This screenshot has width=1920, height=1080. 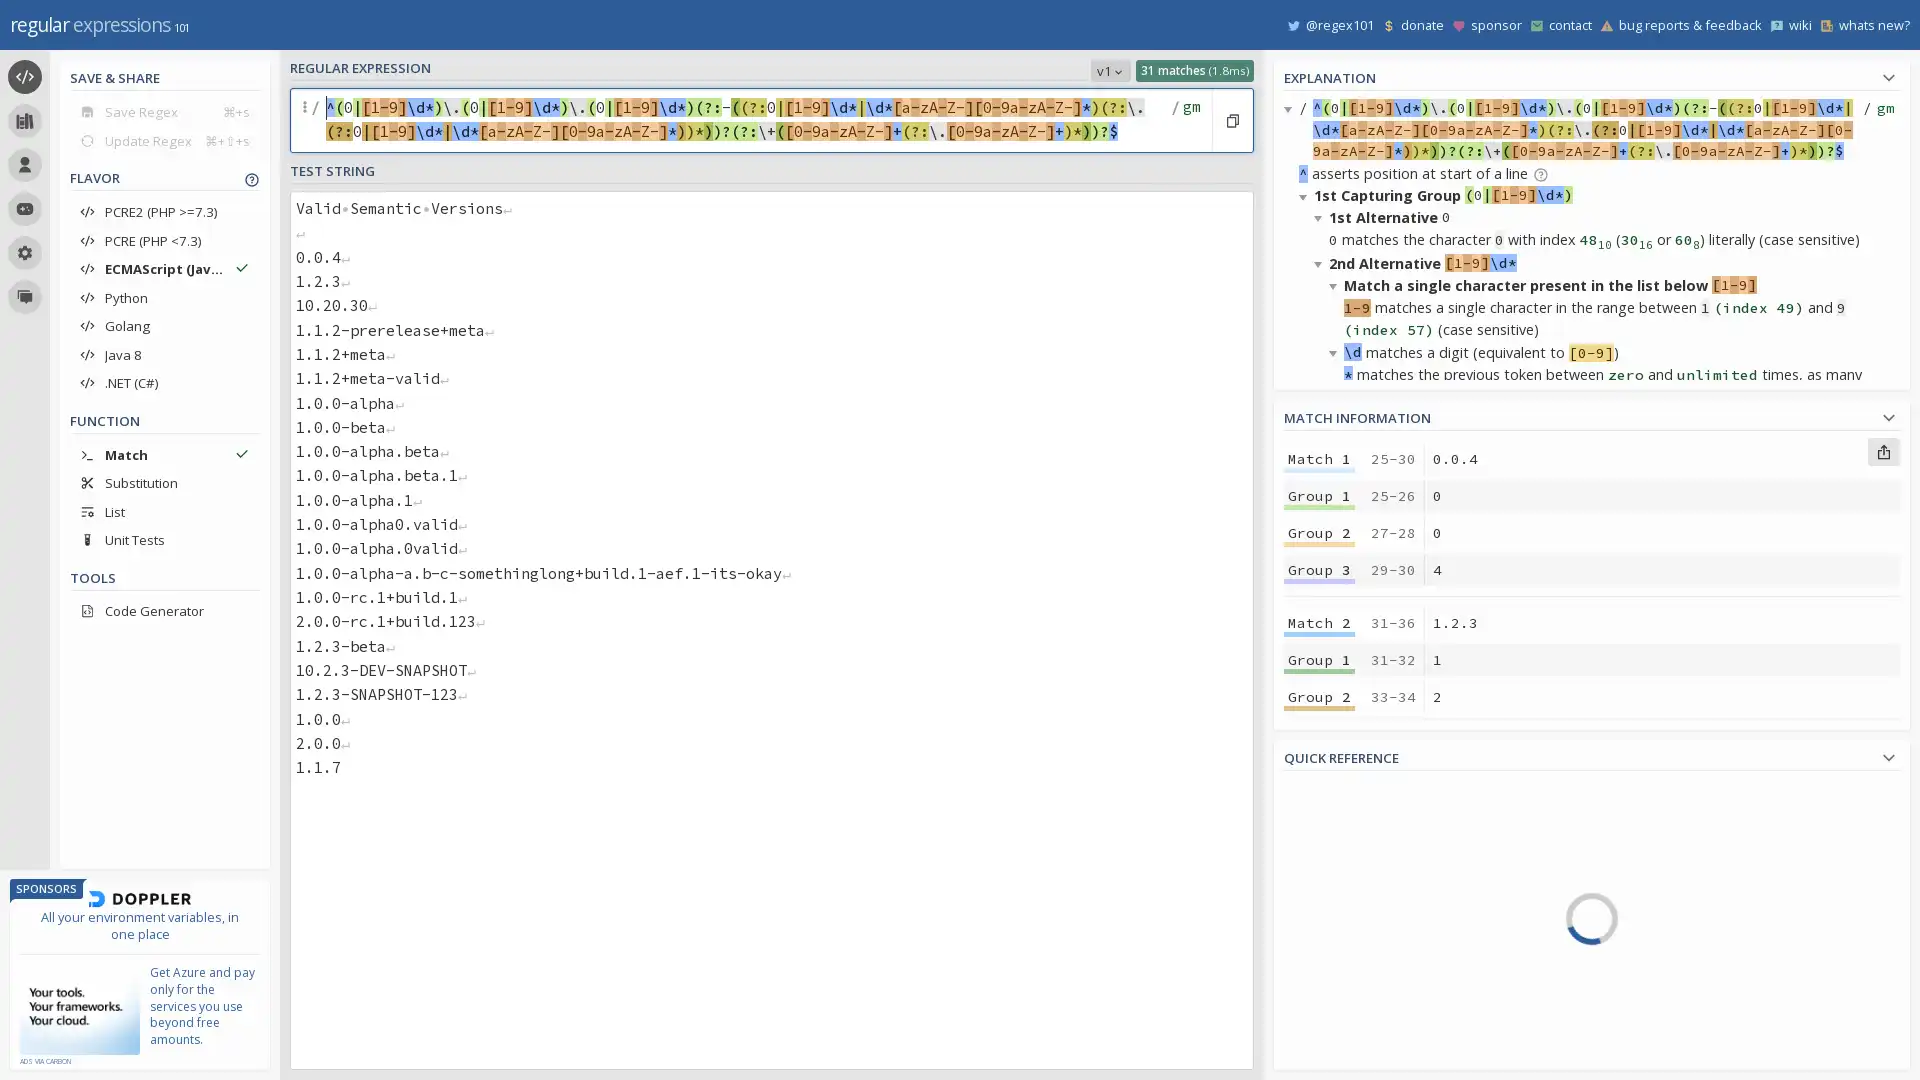 I want to click on Golang, so click(x=164, y=325).